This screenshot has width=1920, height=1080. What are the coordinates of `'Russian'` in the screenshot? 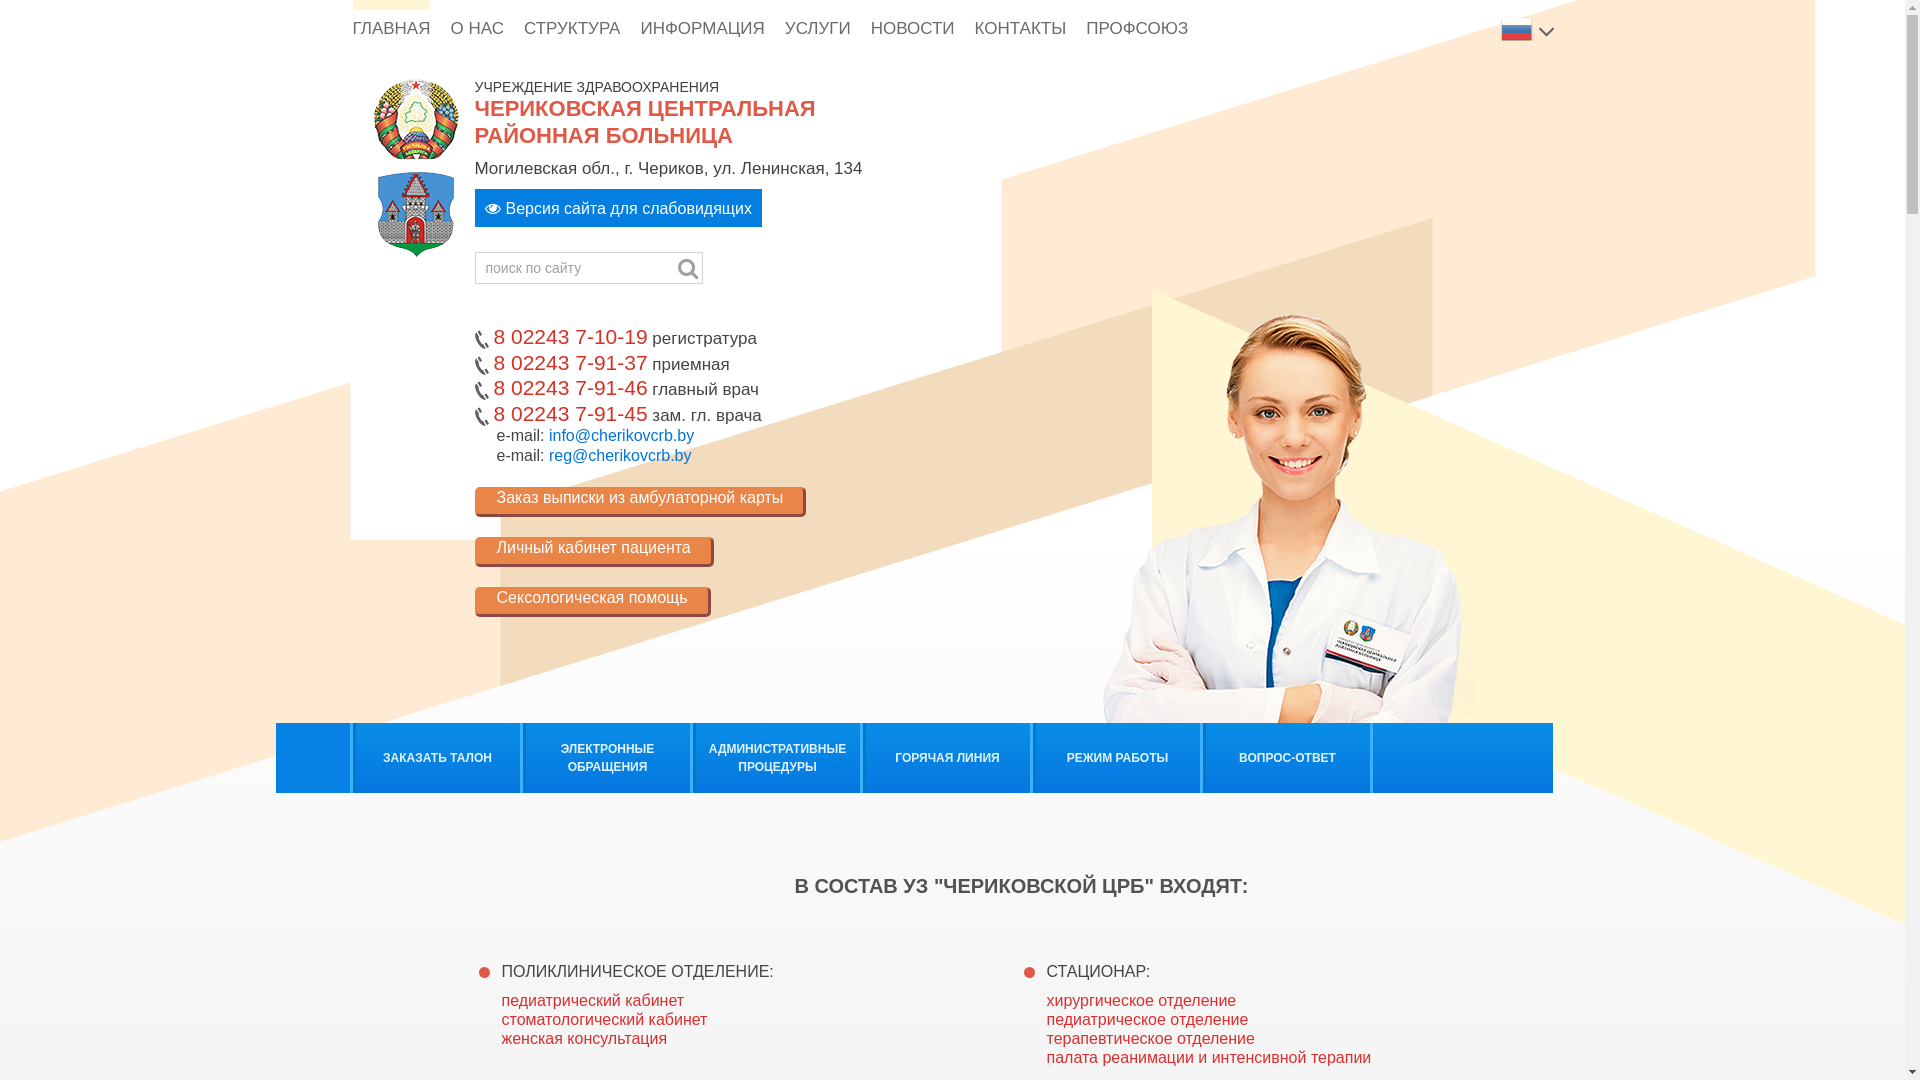 It's located at (1517, 27).